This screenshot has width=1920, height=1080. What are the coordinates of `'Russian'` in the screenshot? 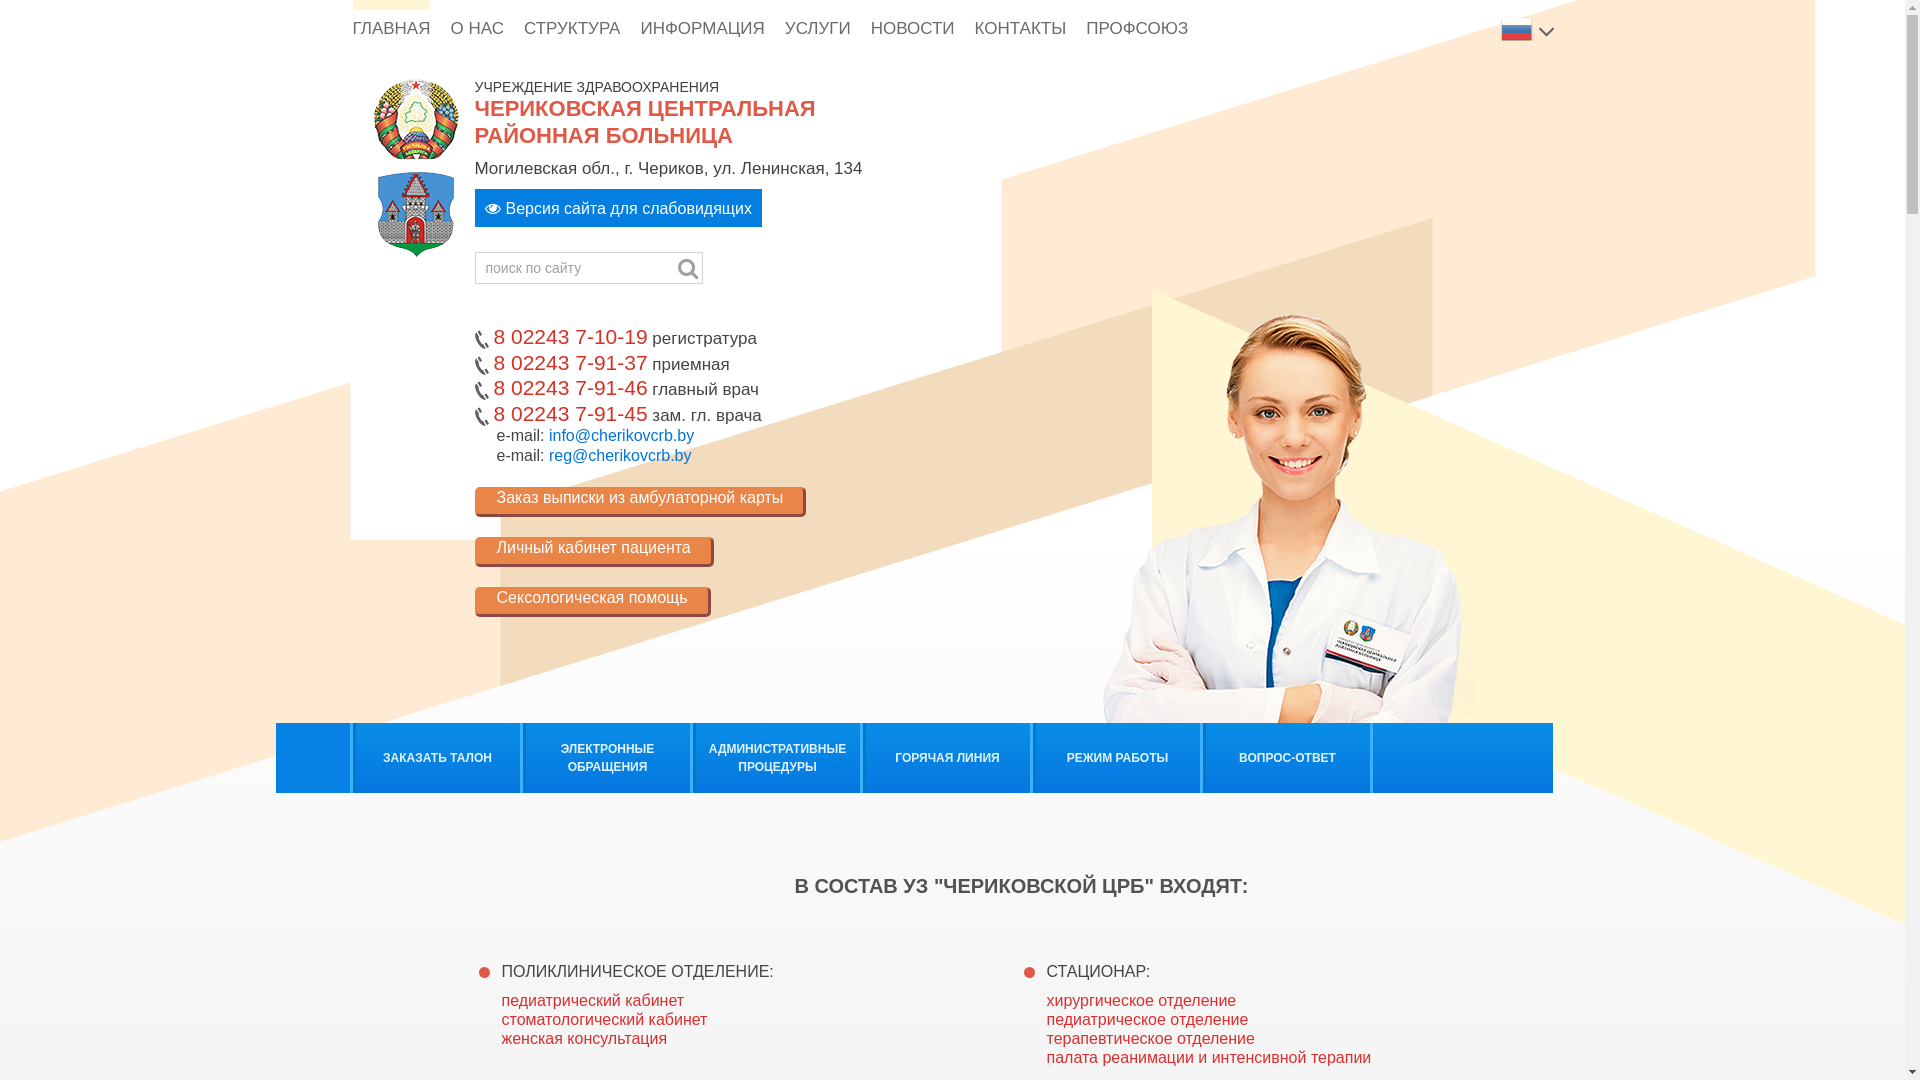 It's located at (1517, 27).